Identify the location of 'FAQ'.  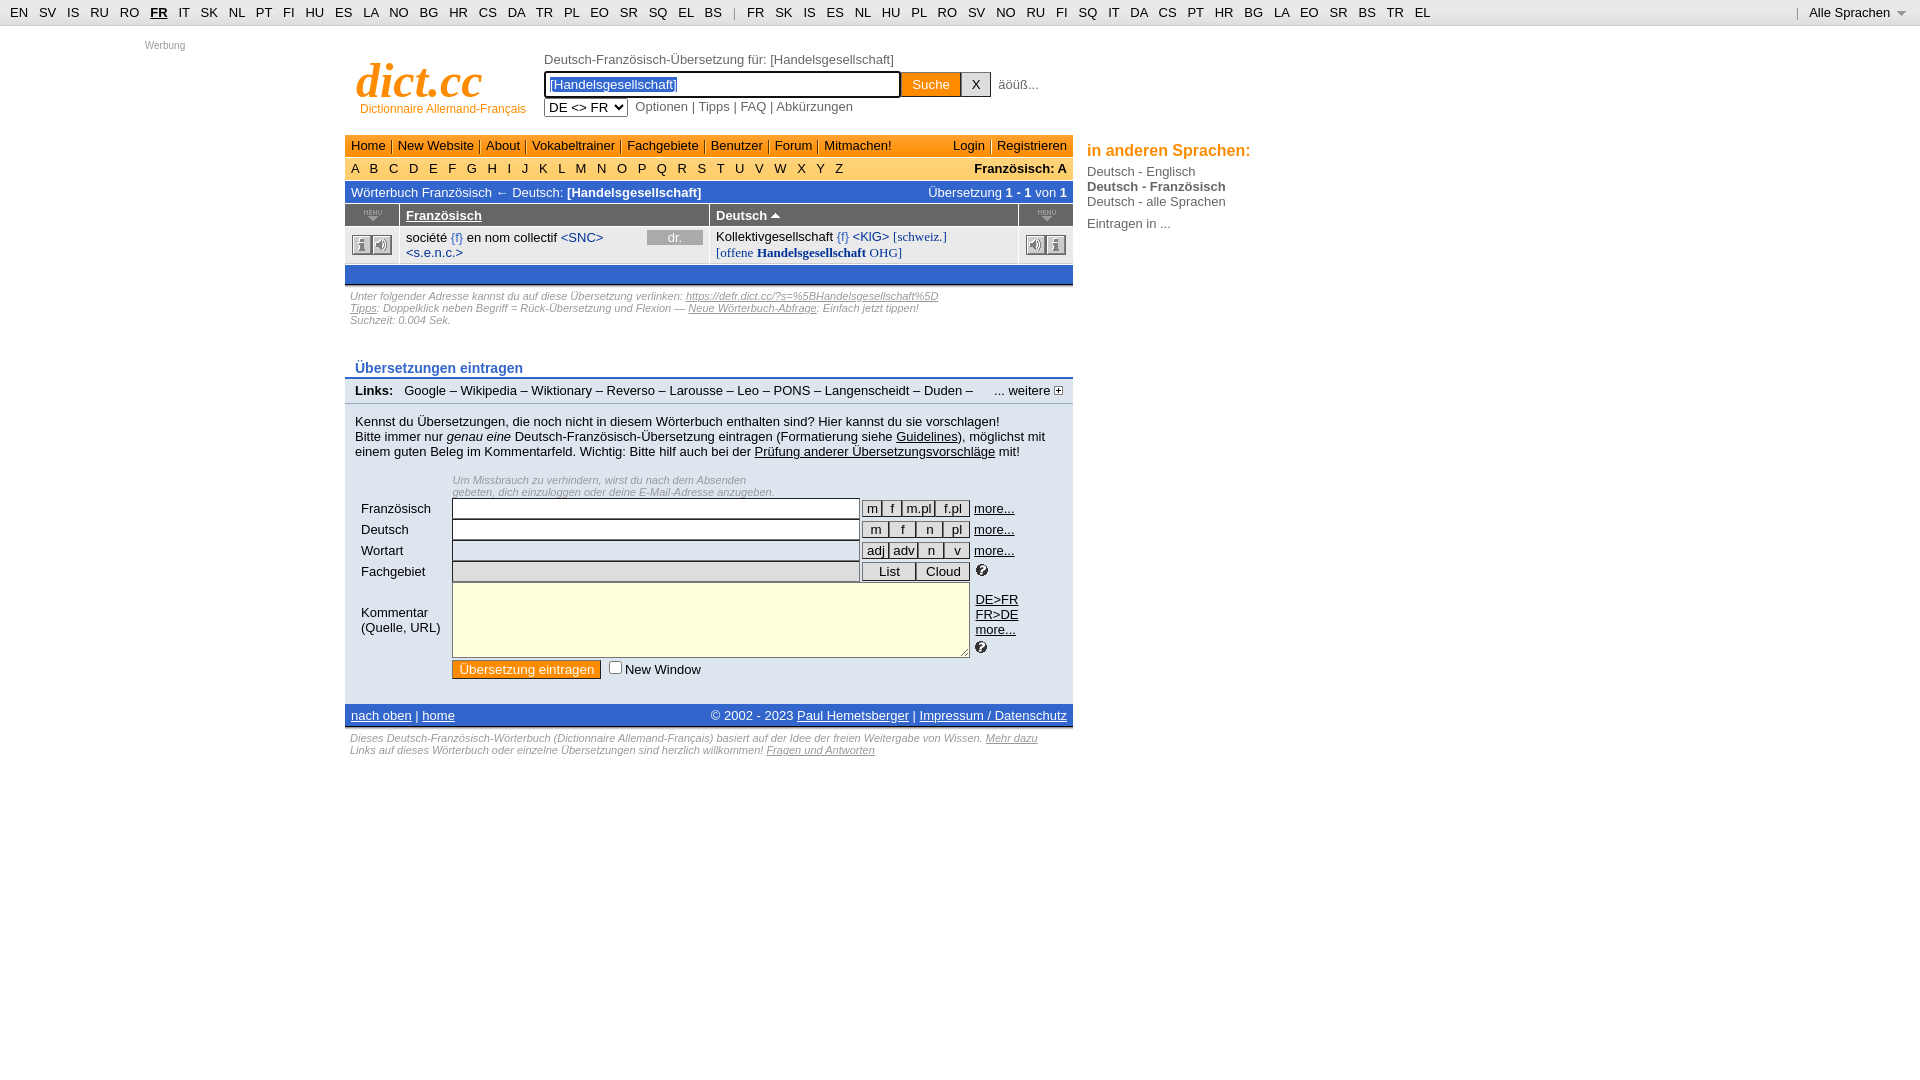
(738, 106).